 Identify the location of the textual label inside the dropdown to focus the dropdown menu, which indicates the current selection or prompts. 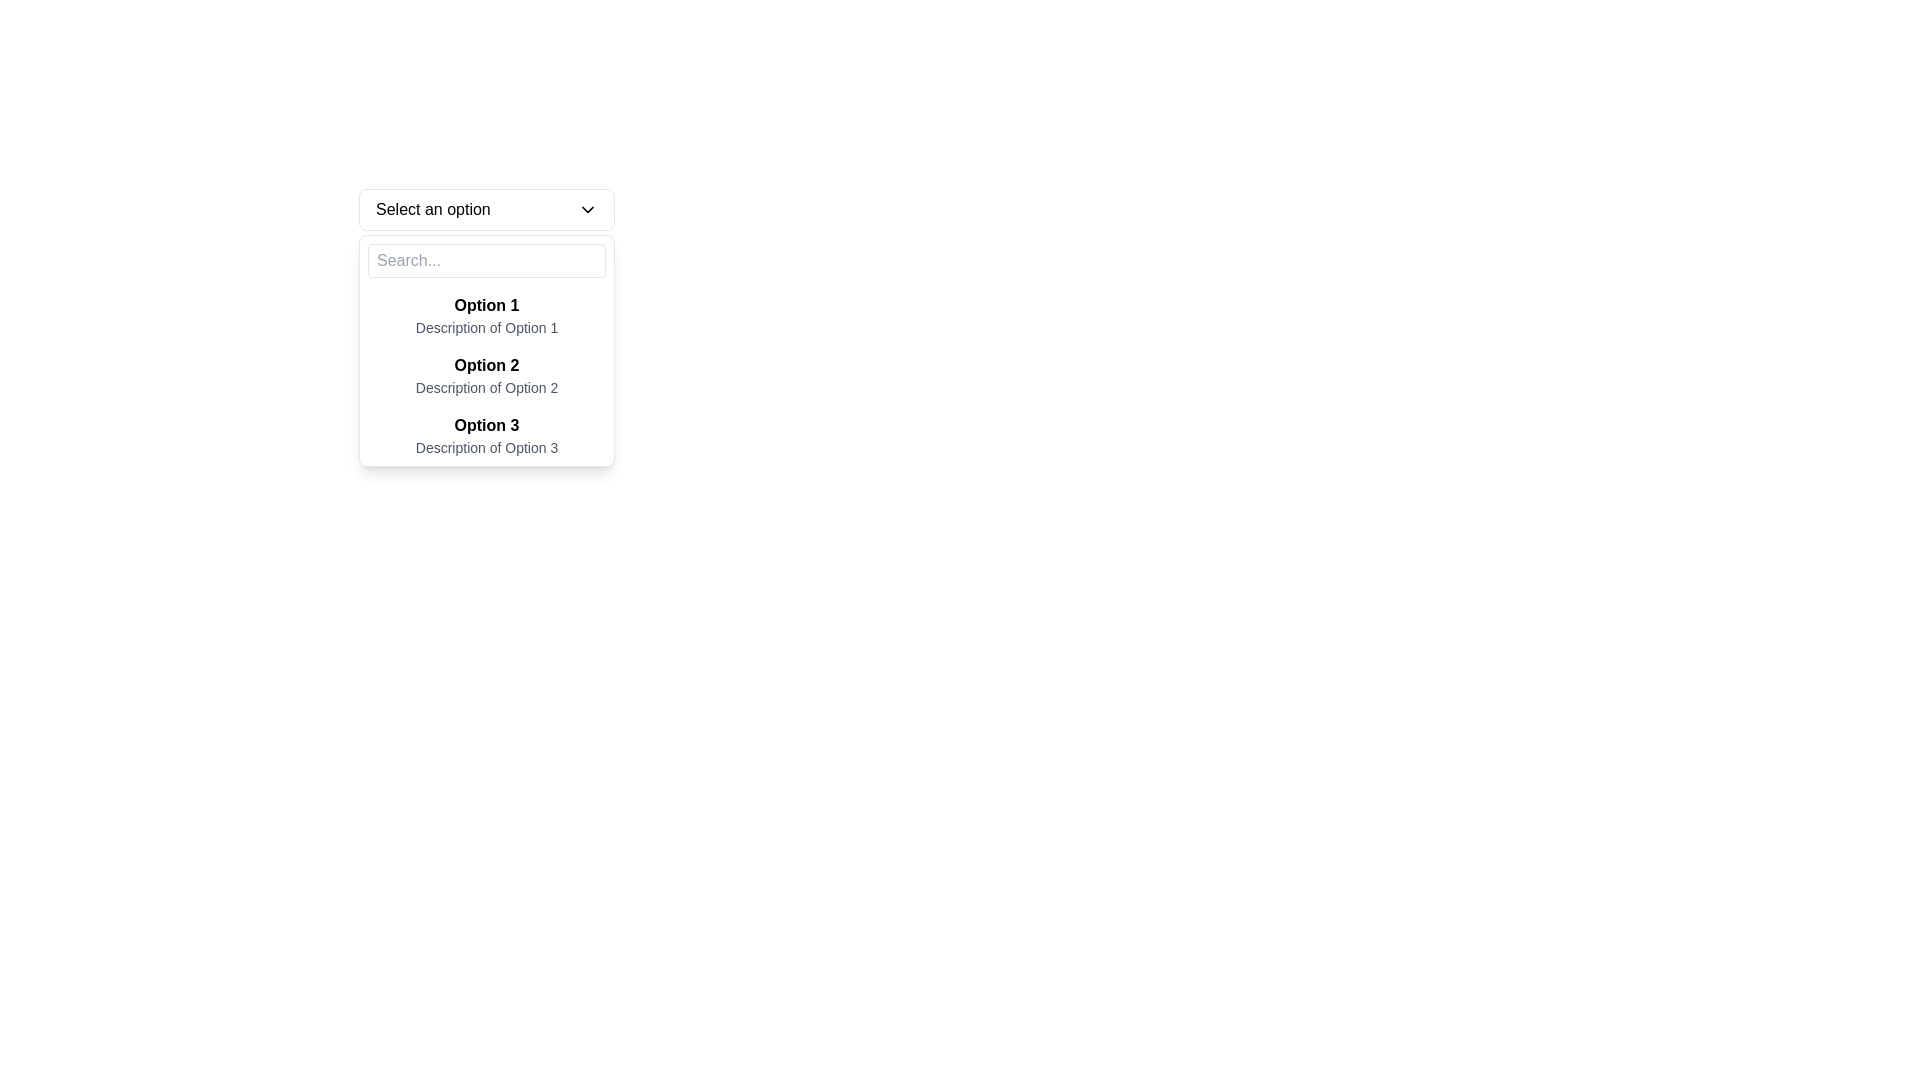
(432, 209).